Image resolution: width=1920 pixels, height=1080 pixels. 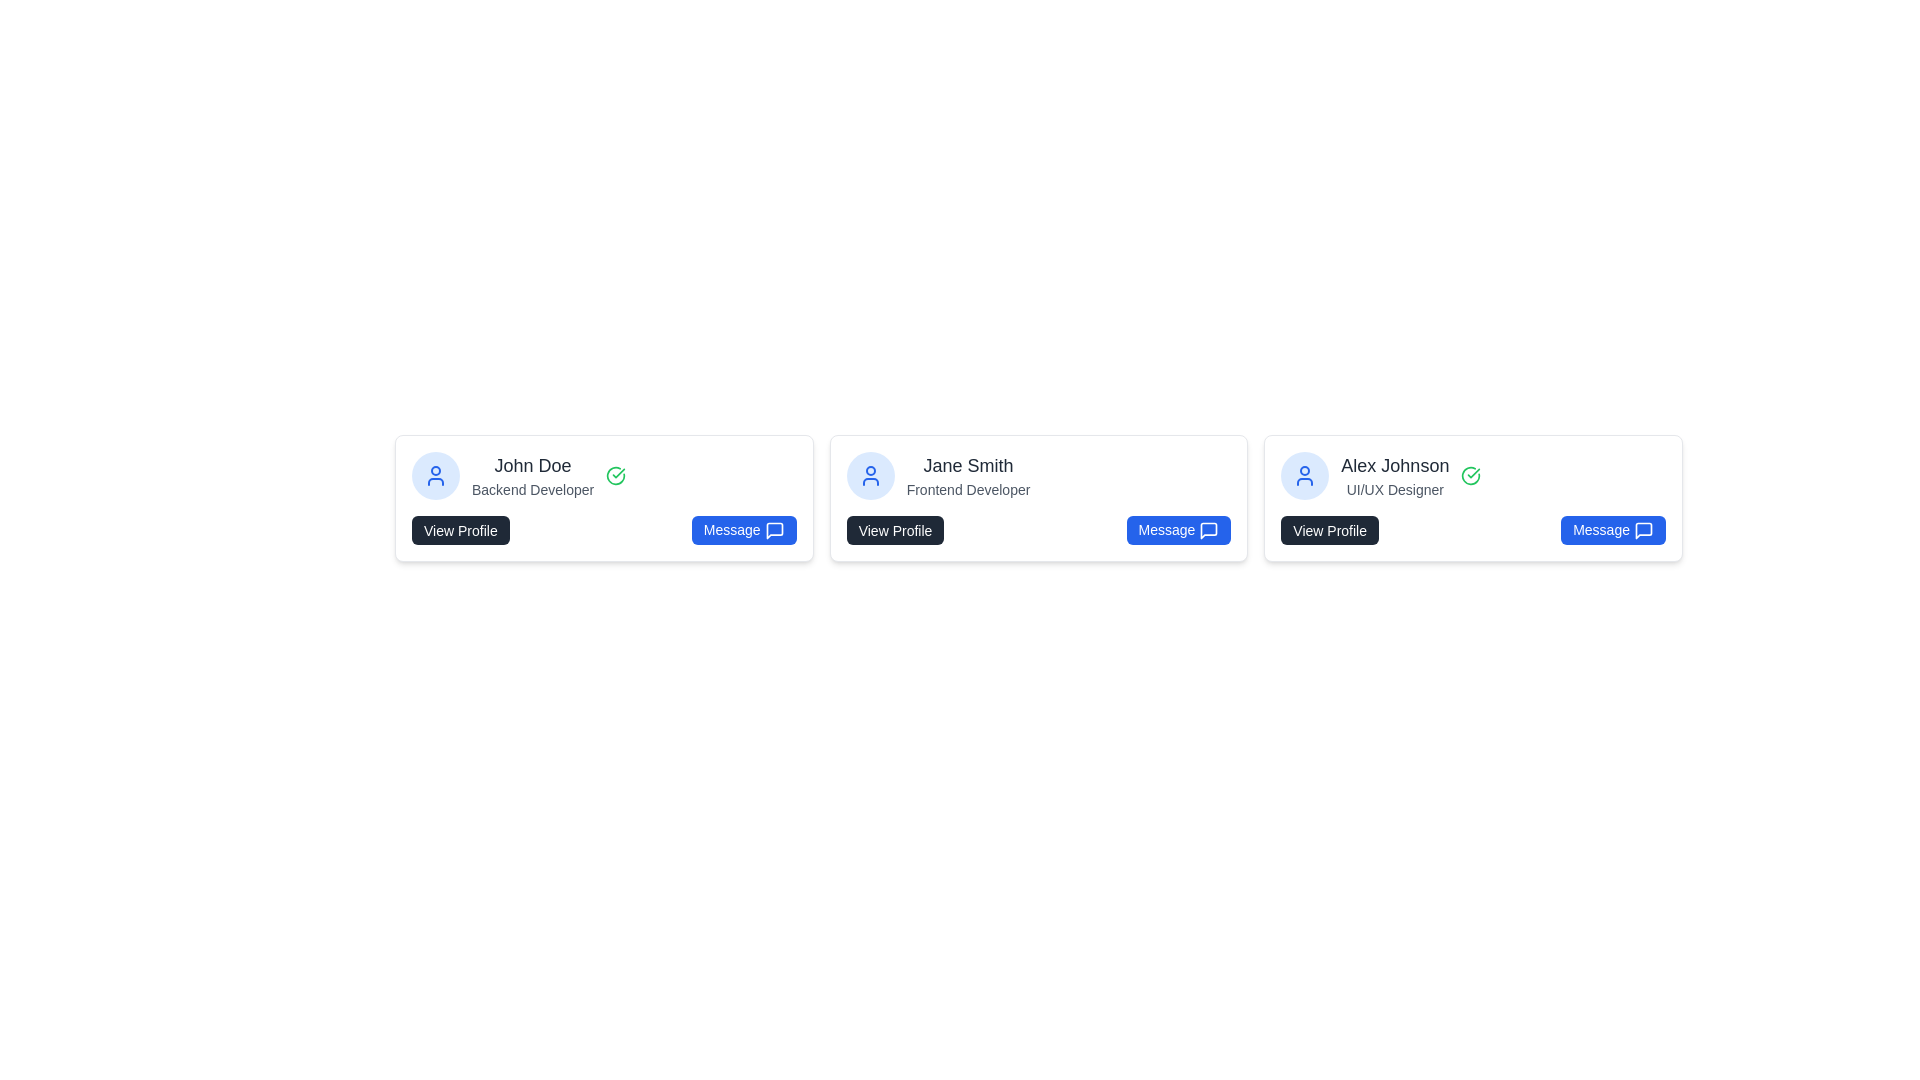 What do you see at coordinates (603, 475) in the screenshot?
I see `the user profile snippet for 'John Doe', which includes a verification icon` at bounding box center [603, 475].